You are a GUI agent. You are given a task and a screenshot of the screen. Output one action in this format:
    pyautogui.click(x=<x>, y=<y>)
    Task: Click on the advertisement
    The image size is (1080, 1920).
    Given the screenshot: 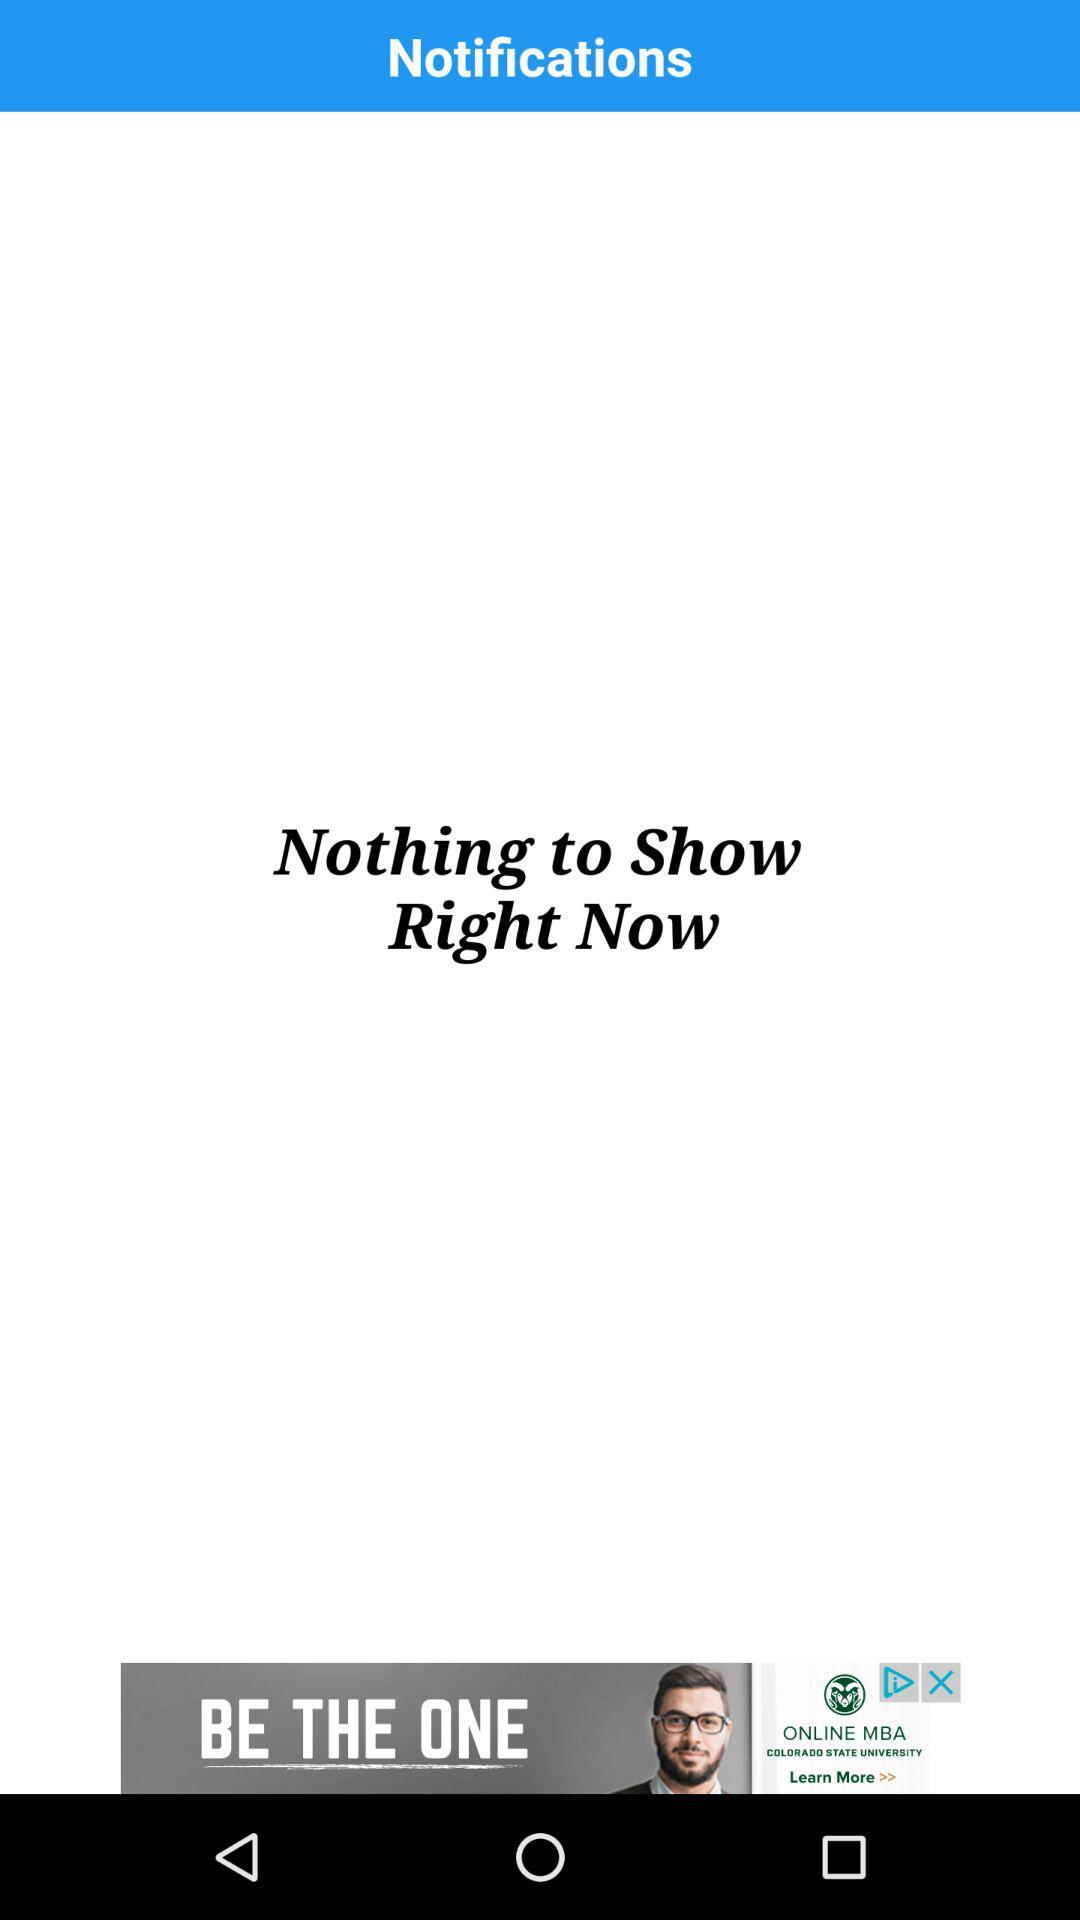 What is the action you would take?
    pyautogui.click(x=540, y=1727)
    